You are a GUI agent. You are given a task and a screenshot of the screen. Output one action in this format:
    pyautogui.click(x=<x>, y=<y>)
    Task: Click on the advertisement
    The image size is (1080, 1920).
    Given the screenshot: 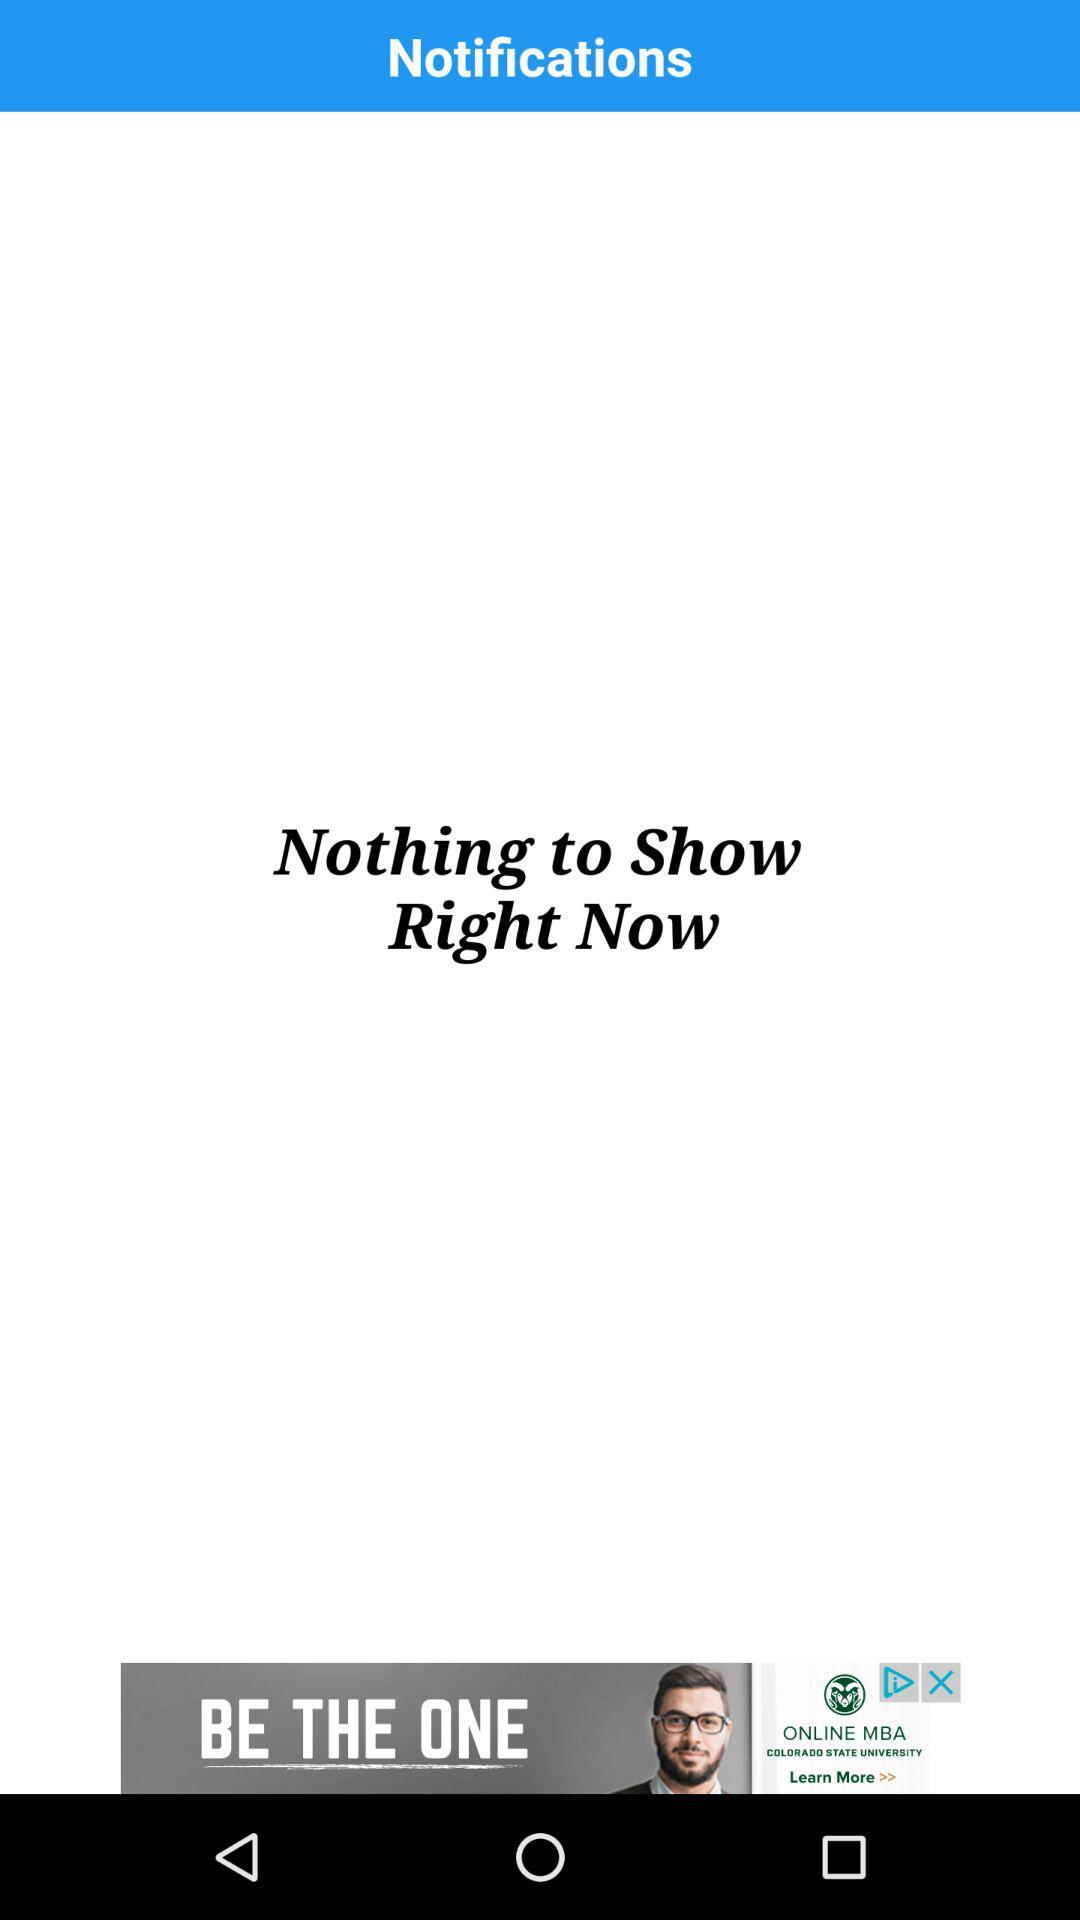 What is the action you would take?
    pyautogui.click(x=540, y=1727)
    